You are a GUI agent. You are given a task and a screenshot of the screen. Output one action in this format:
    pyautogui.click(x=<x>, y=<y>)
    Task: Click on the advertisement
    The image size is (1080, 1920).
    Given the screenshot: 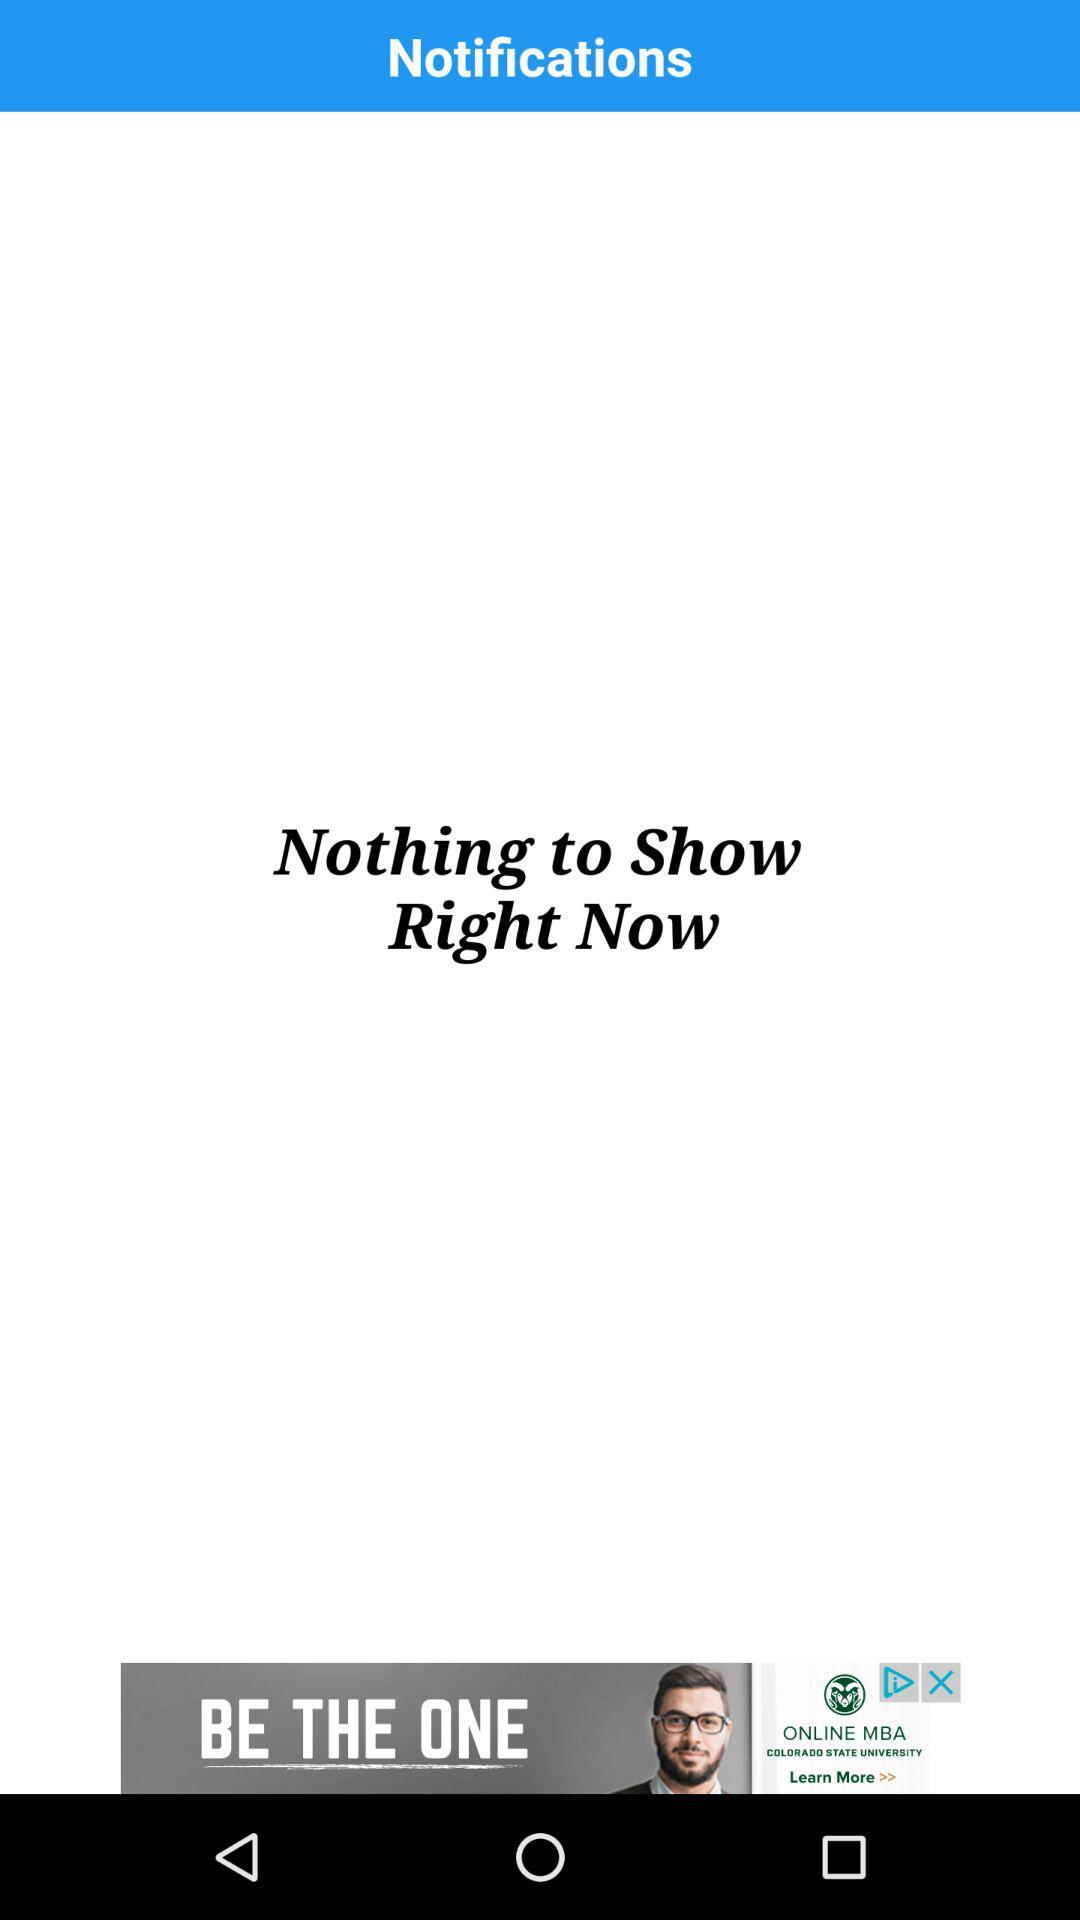 What is the action you would take?
    pyautogui.click(x=540, y=1727)
    